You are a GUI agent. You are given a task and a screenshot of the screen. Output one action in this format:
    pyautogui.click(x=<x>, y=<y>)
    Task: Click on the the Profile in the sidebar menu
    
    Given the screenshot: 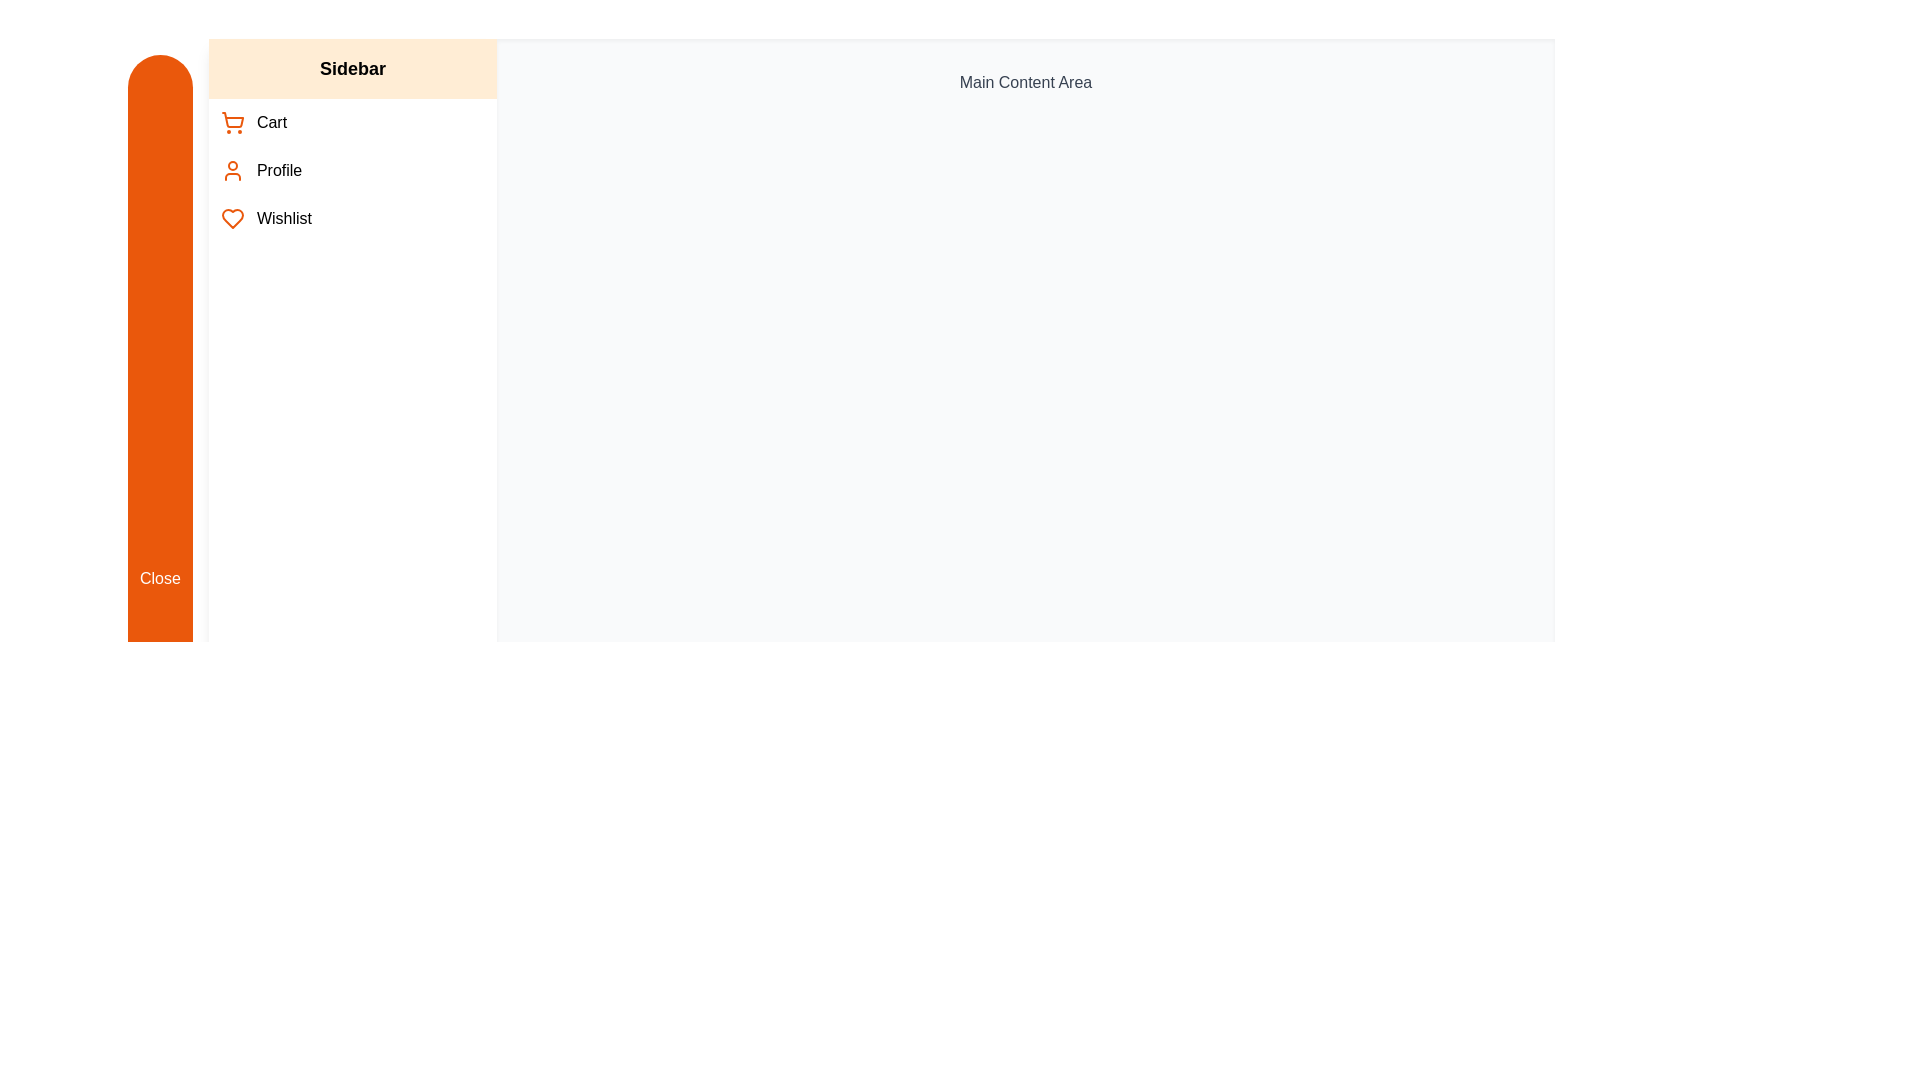 What is the action you would take?
    pyautogui.click(x=352, y=169)
    